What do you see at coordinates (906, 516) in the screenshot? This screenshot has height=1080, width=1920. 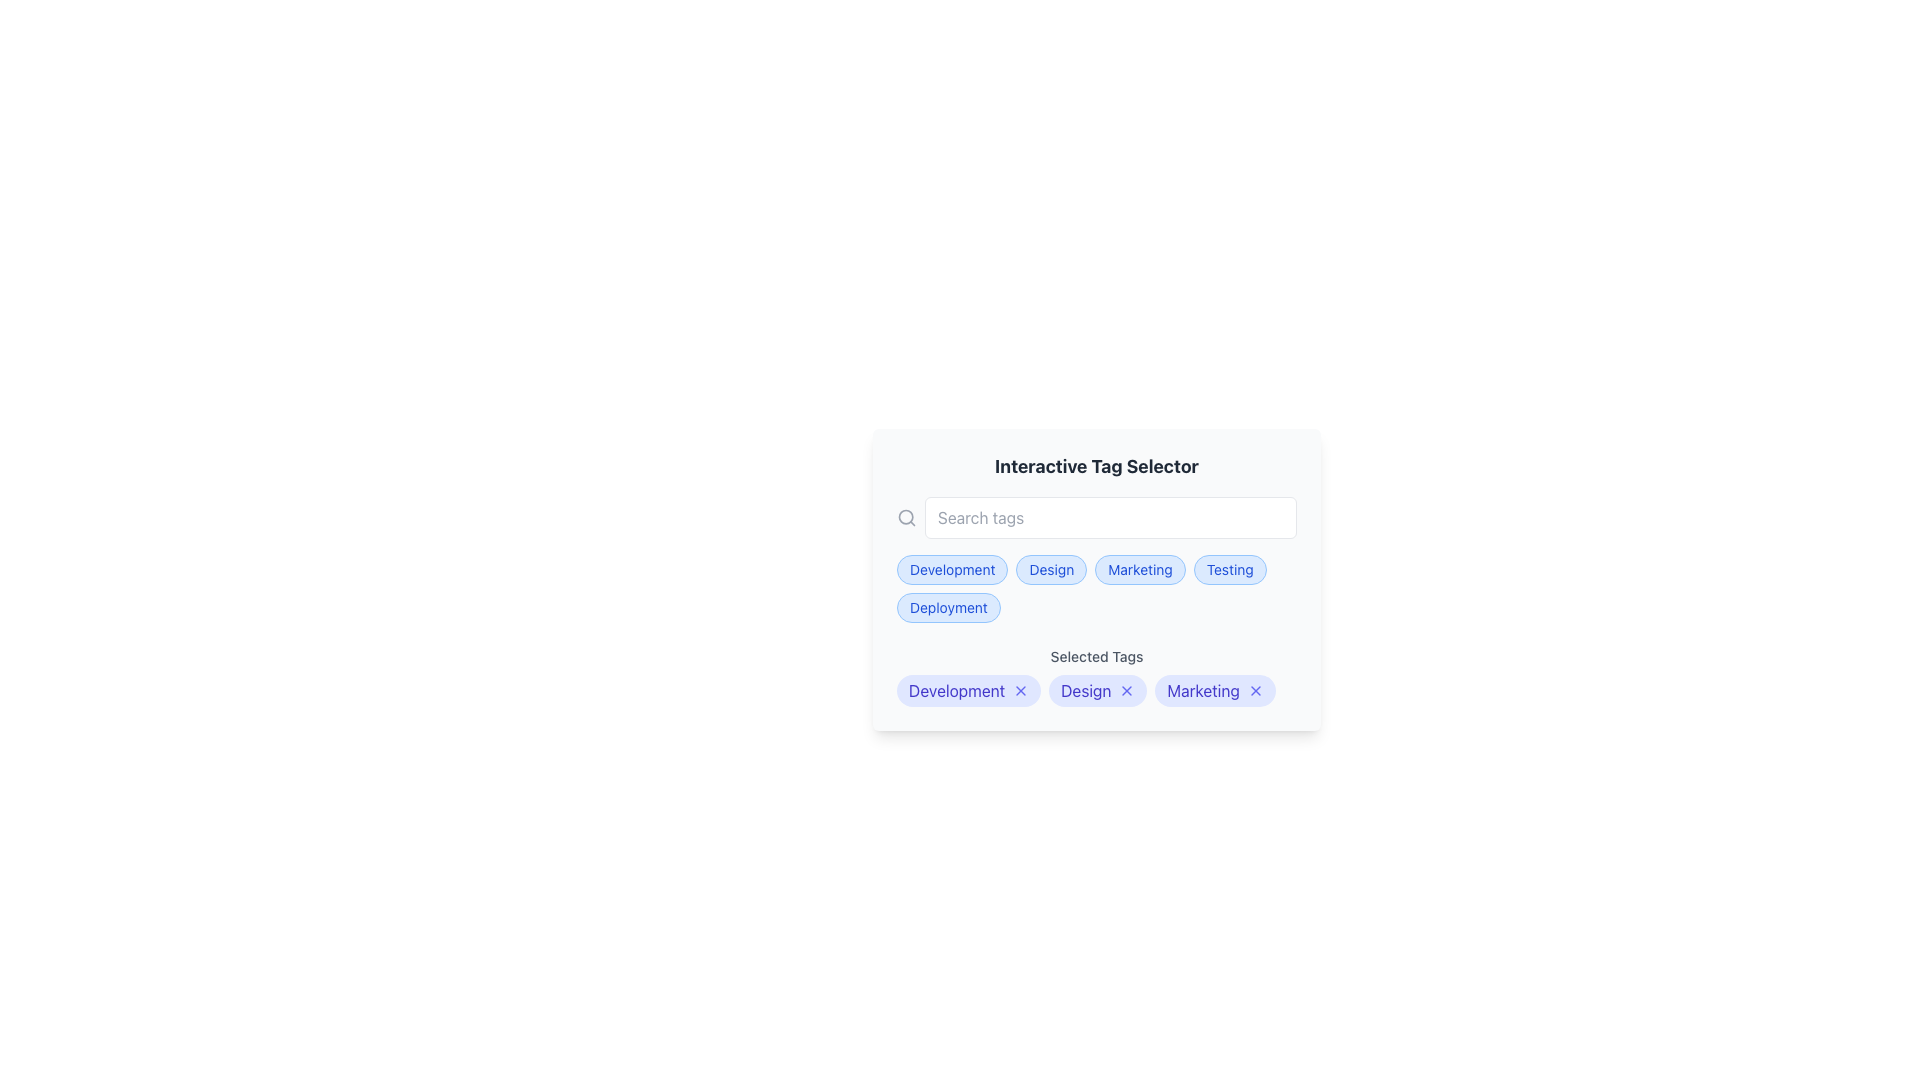 I see `the search icon, which is a minimalistic light gray magnifying glass located at the far left of the 'Interactive Tag Selector' interface` at bounding box center [906, 516].